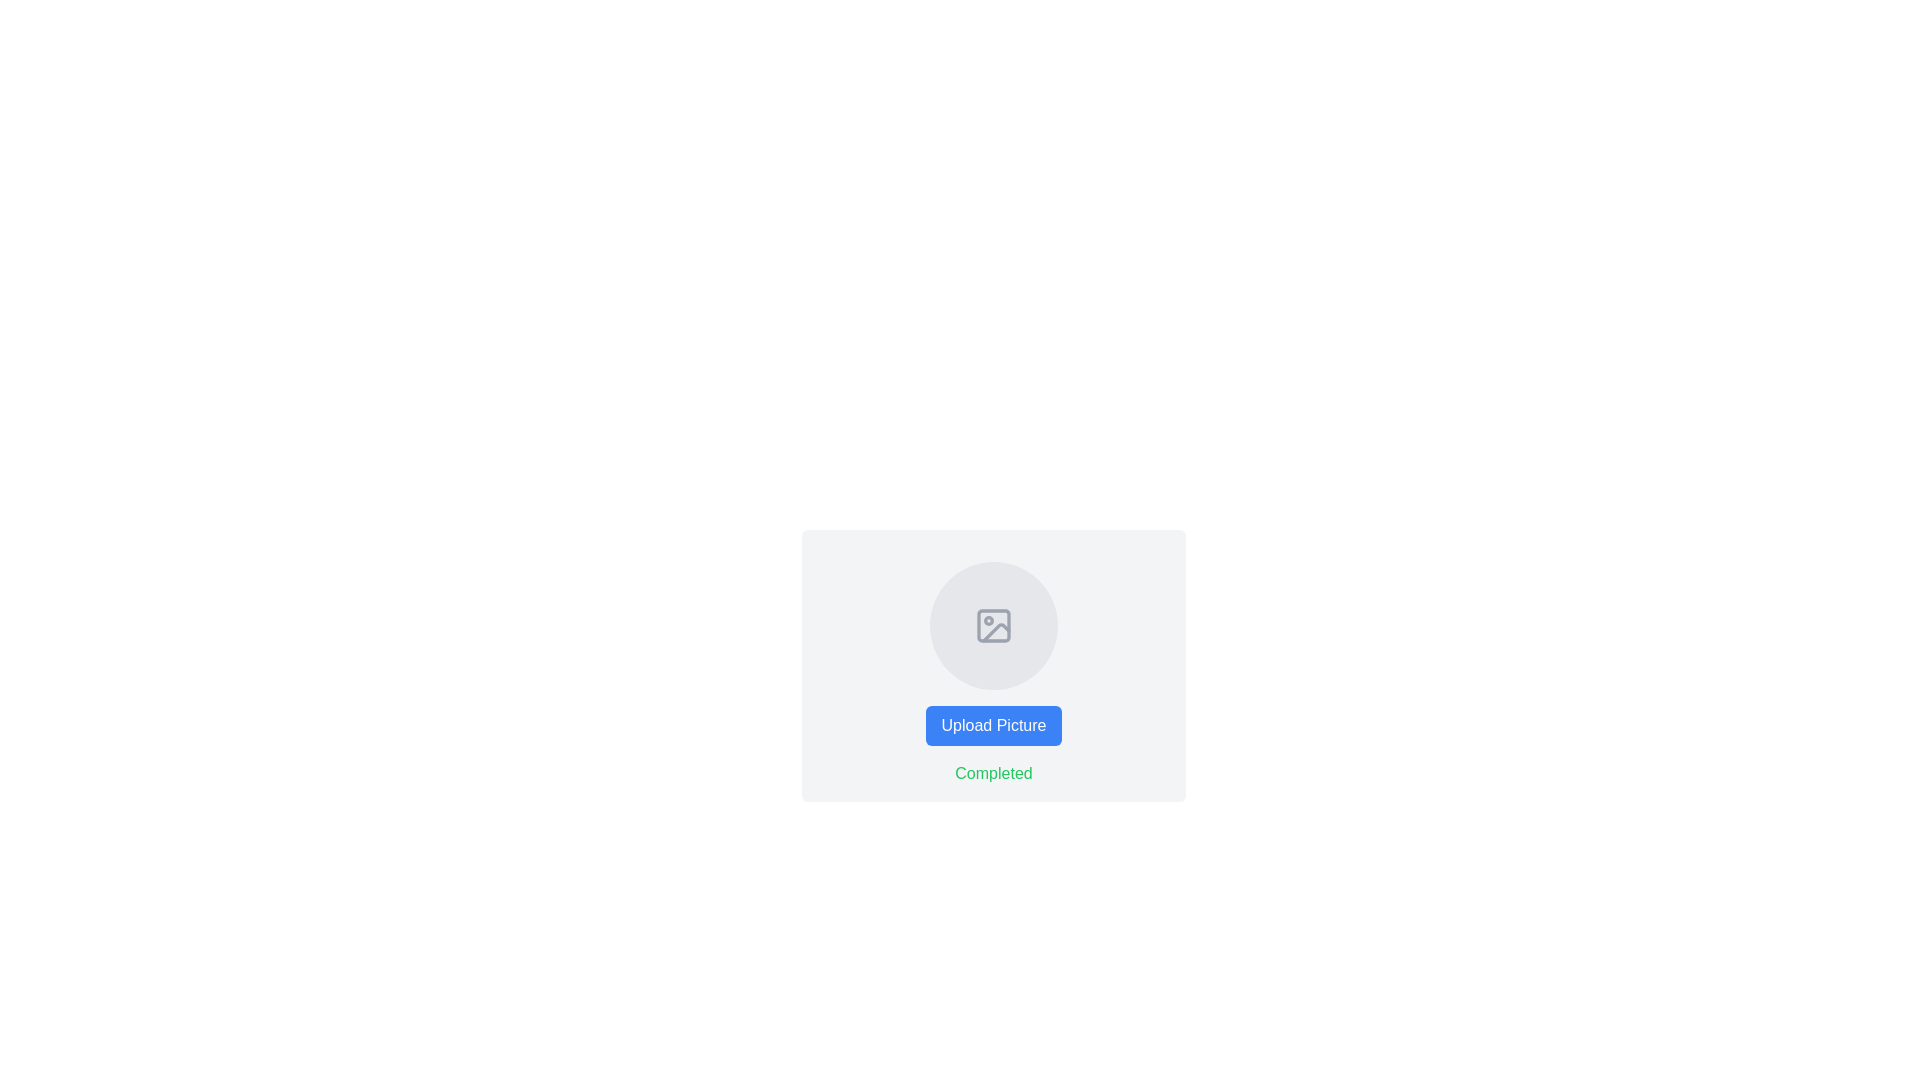 This screenshot has height=1080, width=1920. I want to click on the green text label reading 'Completed', which is centrally aligned below the blue 'Upload Picture' button, so click(993, 773).